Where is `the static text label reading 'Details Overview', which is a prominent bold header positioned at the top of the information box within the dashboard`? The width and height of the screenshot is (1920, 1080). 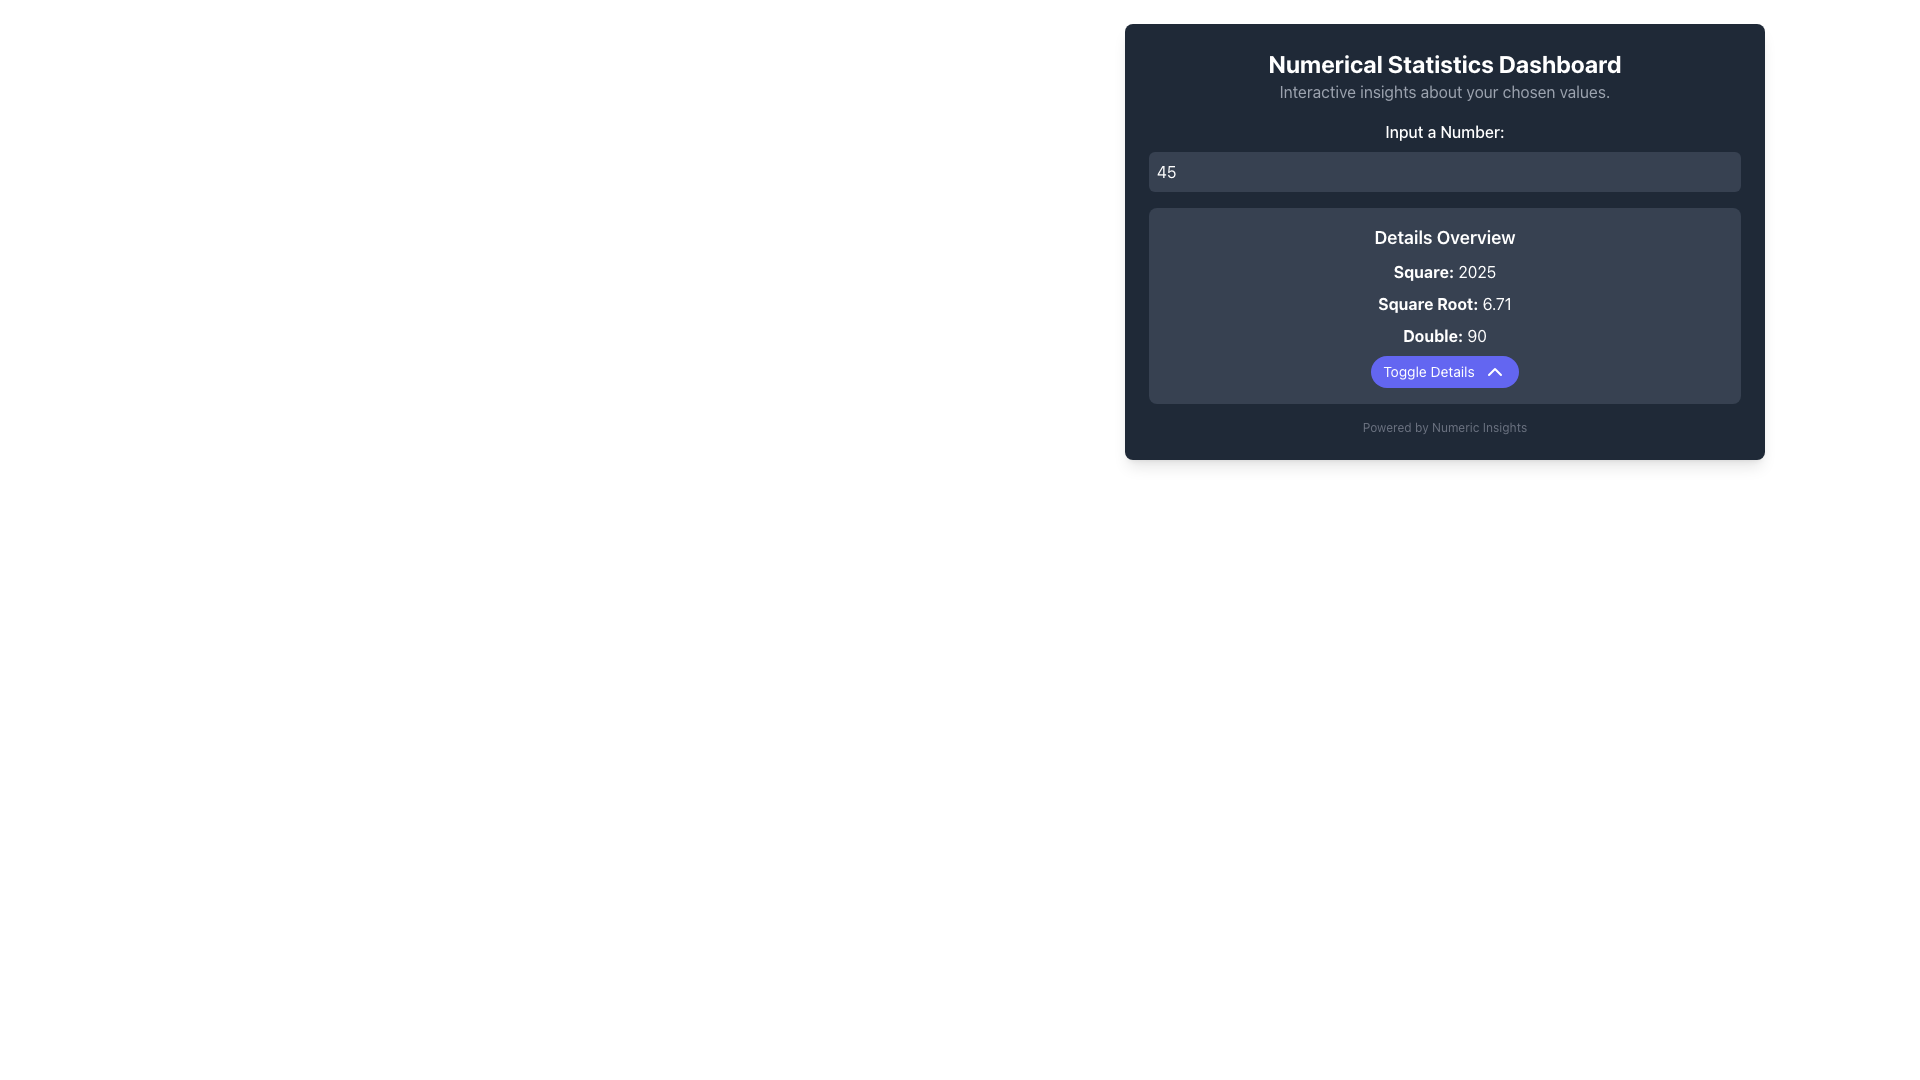
the static text label reading 'Details Overview', which is a prominent bold header positioned at the top of the information box within the dashboard is located at coordinates (1444, 237).